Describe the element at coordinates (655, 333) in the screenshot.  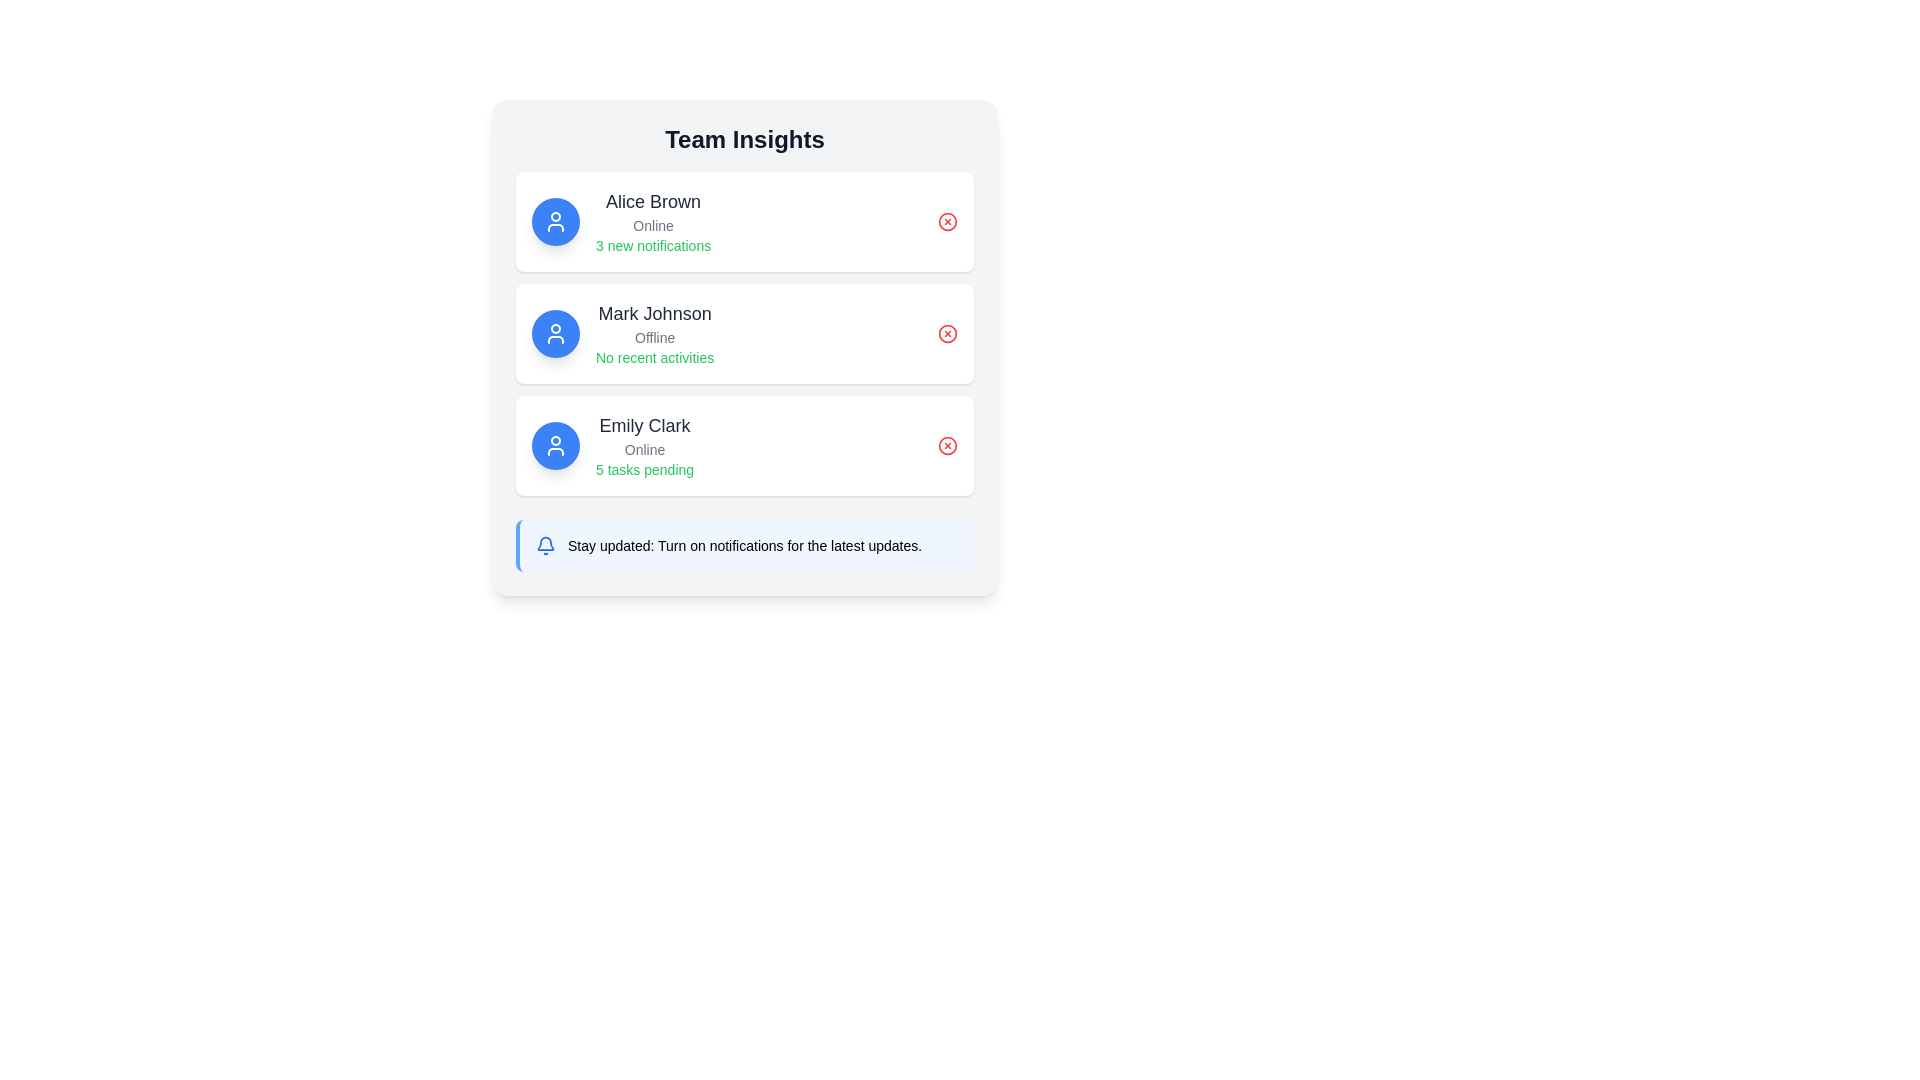
I see `the name 'Mark Johnson' or the status 'Offline' in the descriptive text block` at that location.